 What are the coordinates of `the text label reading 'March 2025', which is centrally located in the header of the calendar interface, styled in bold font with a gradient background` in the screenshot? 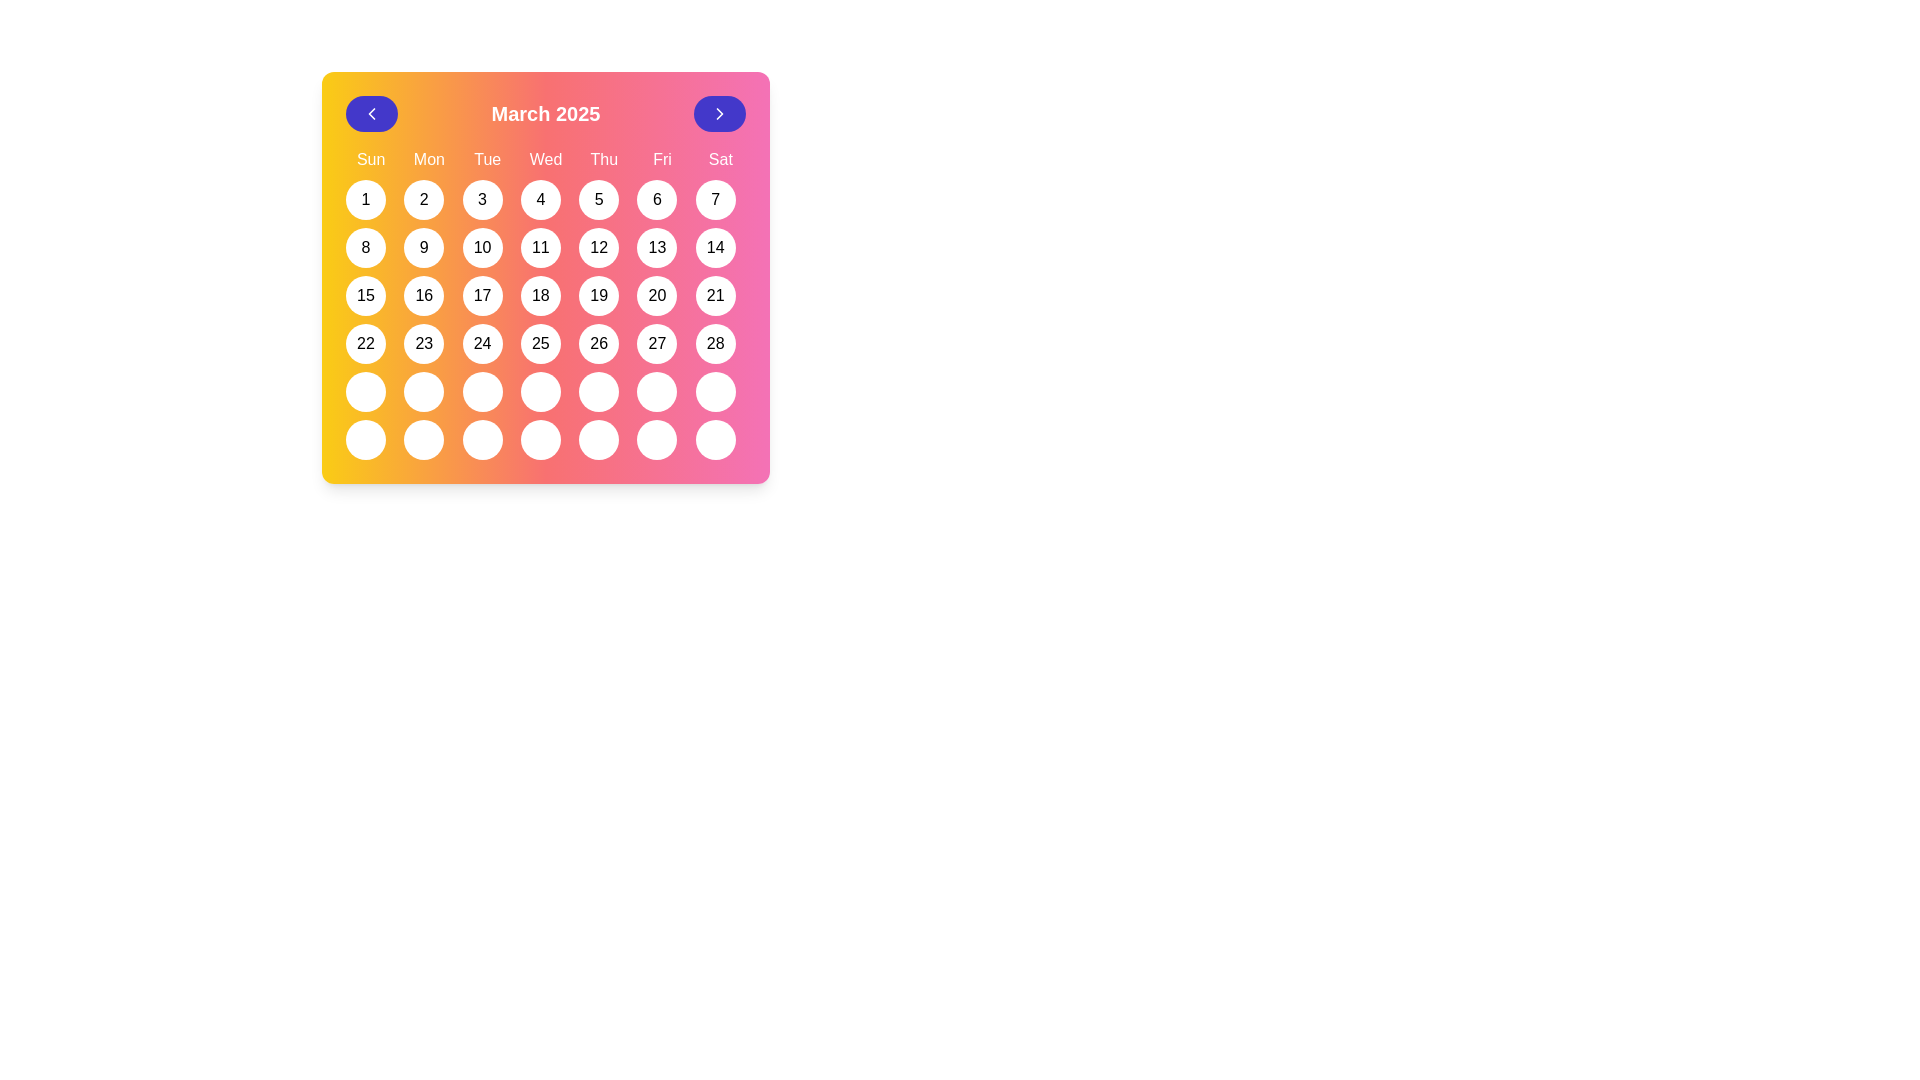 It's located at (546, 114).